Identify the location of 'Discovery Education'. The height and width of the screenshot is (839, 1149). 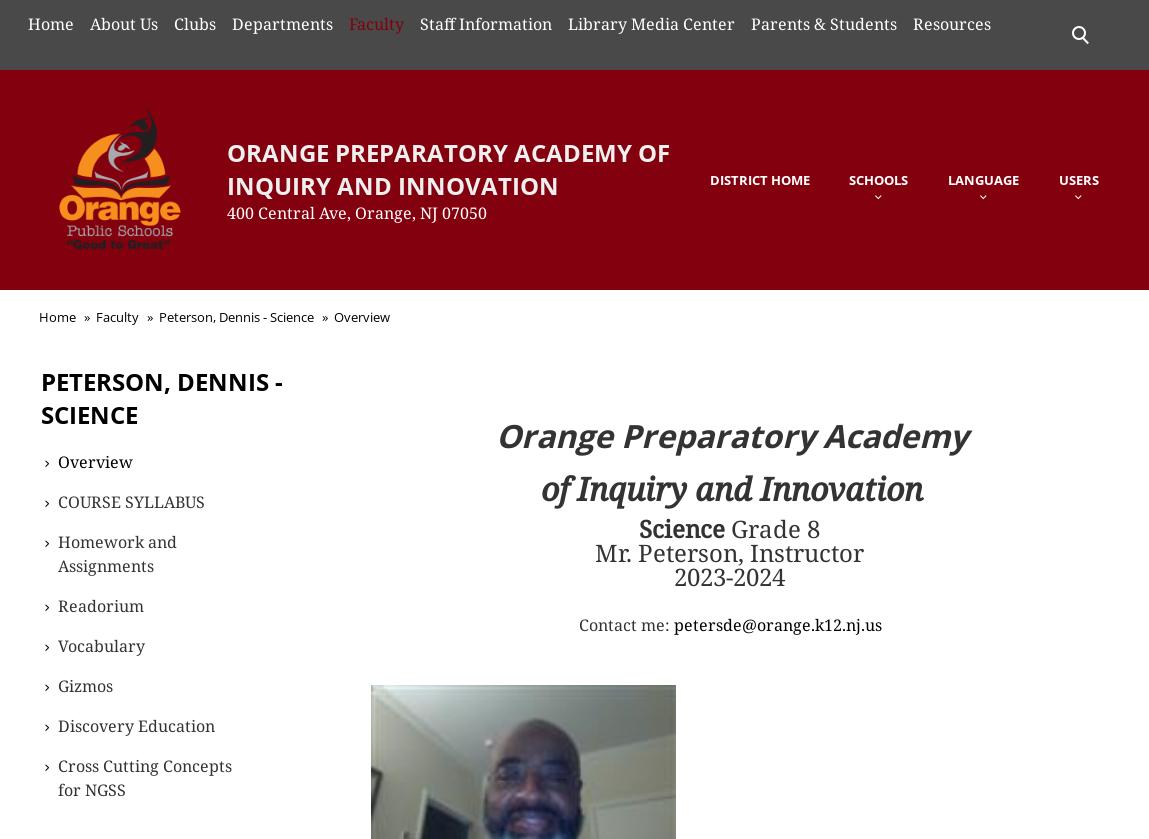
(135, 723).